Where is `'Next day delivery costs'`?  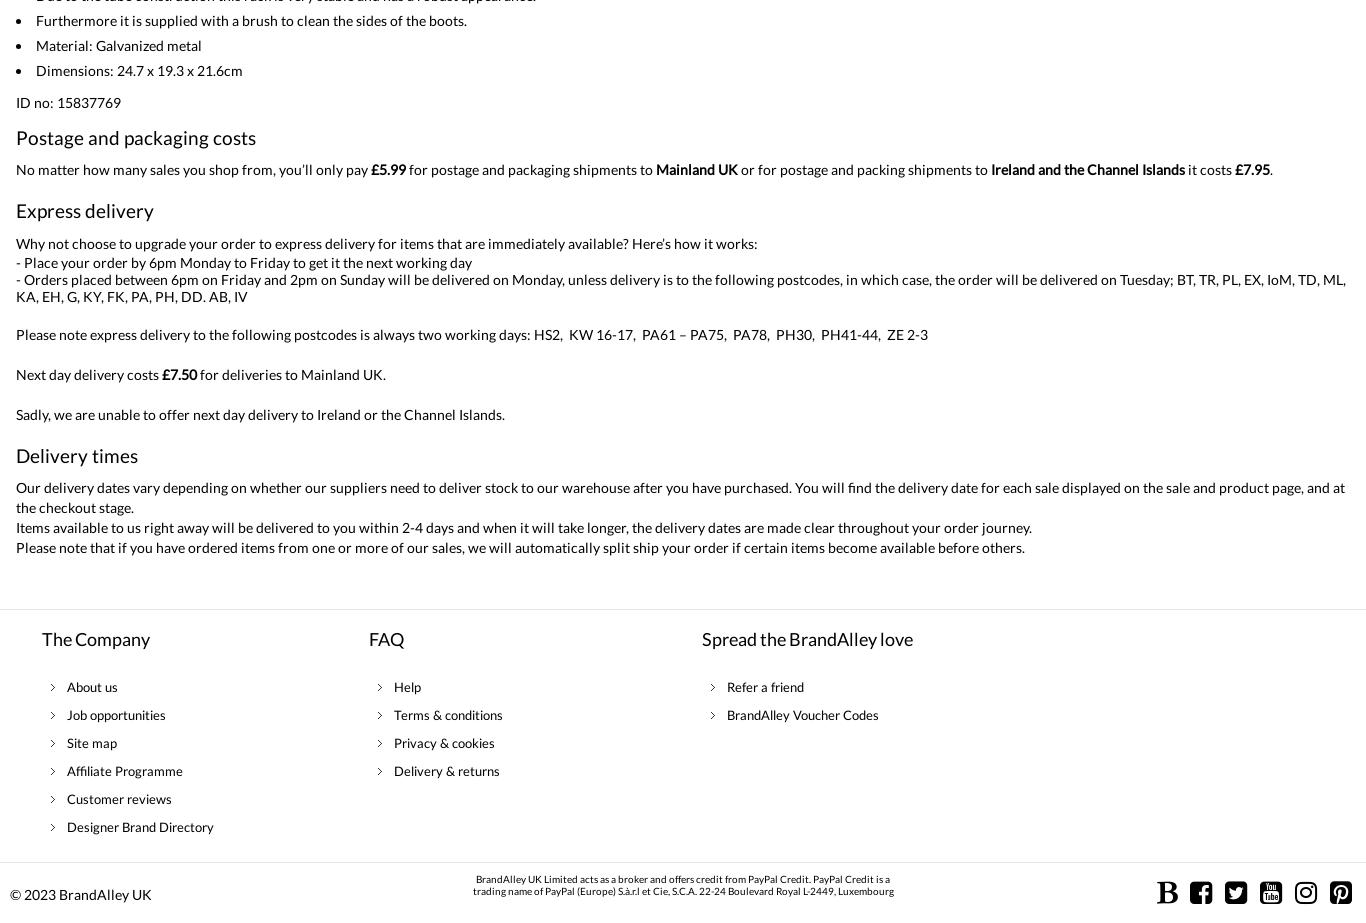
'Next day delivery costs' is located at coordinates (89, 373).